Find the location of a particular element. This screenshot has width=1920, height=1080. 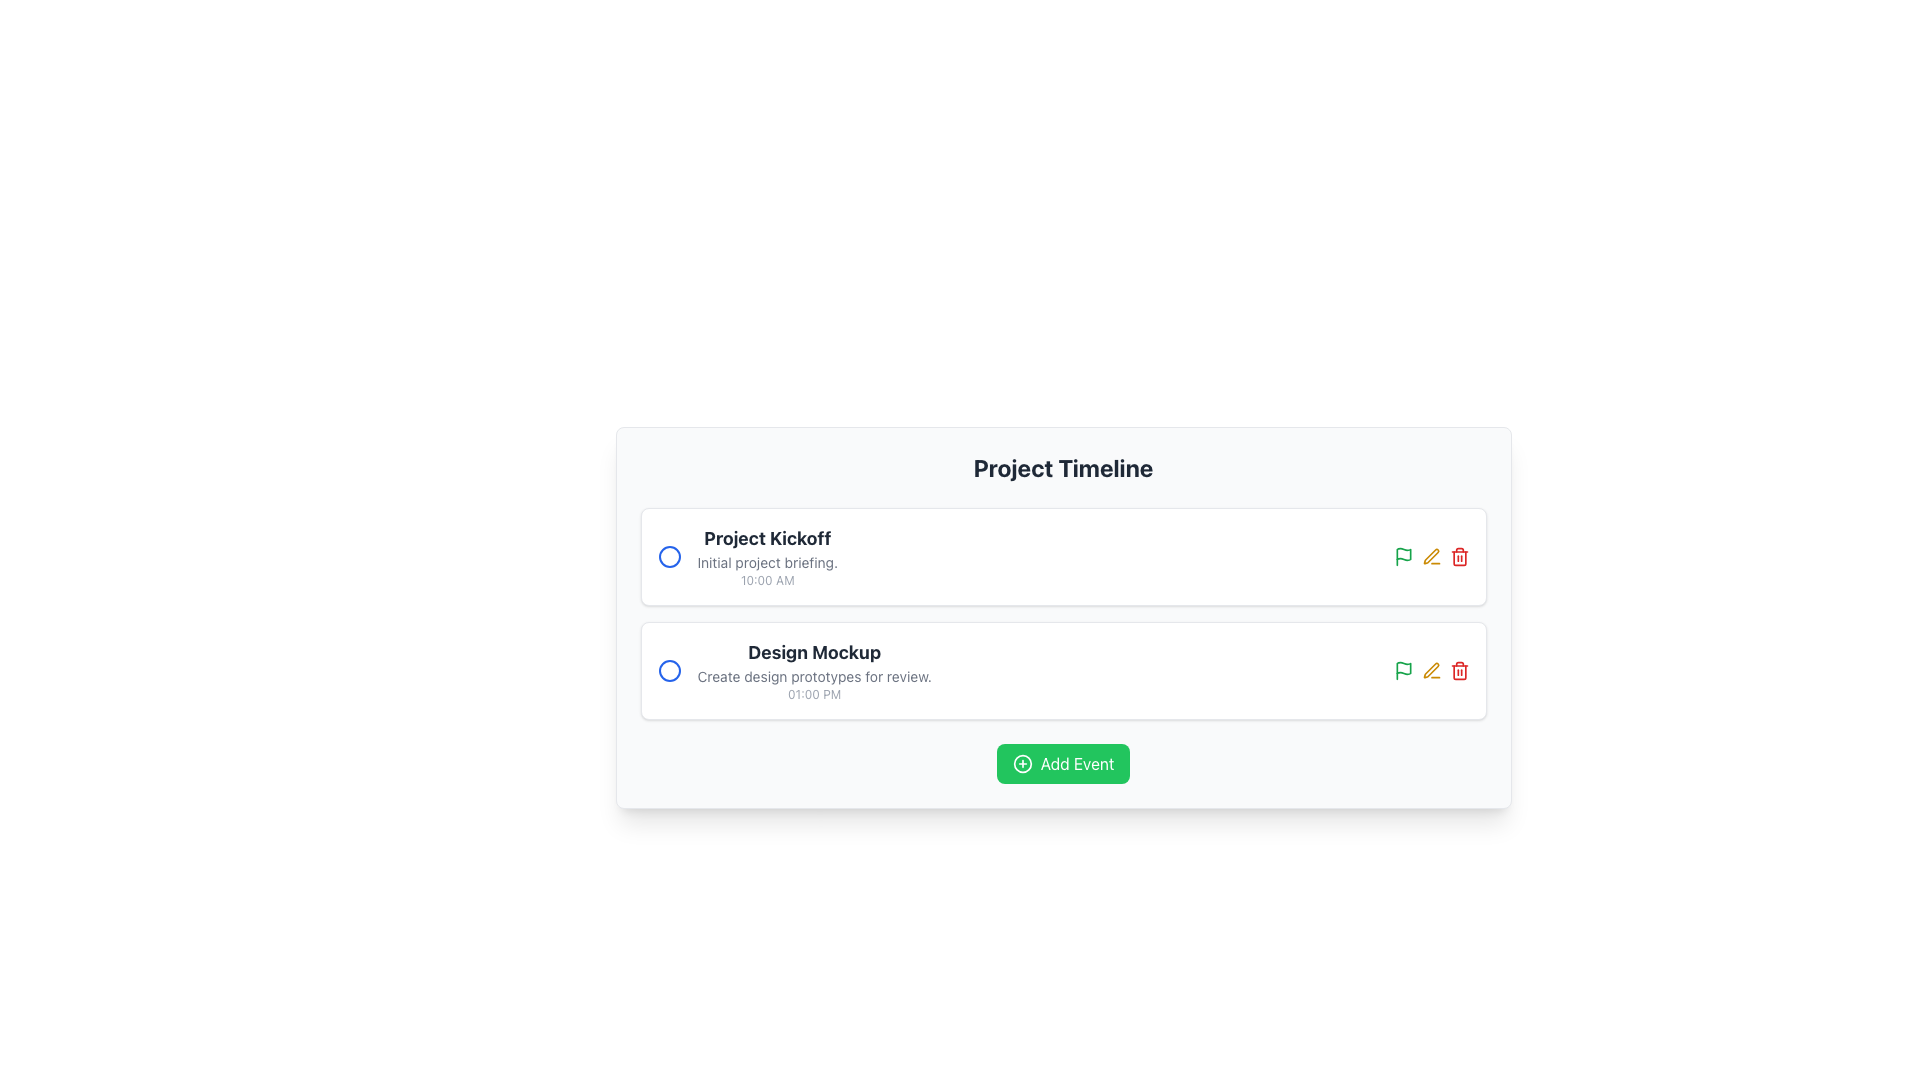

the blue circle icon indicating the status of the 'Project Kickoff' event, which is located at the start of the event block in the vertical list of event cards is located at coordinates (669, 556).